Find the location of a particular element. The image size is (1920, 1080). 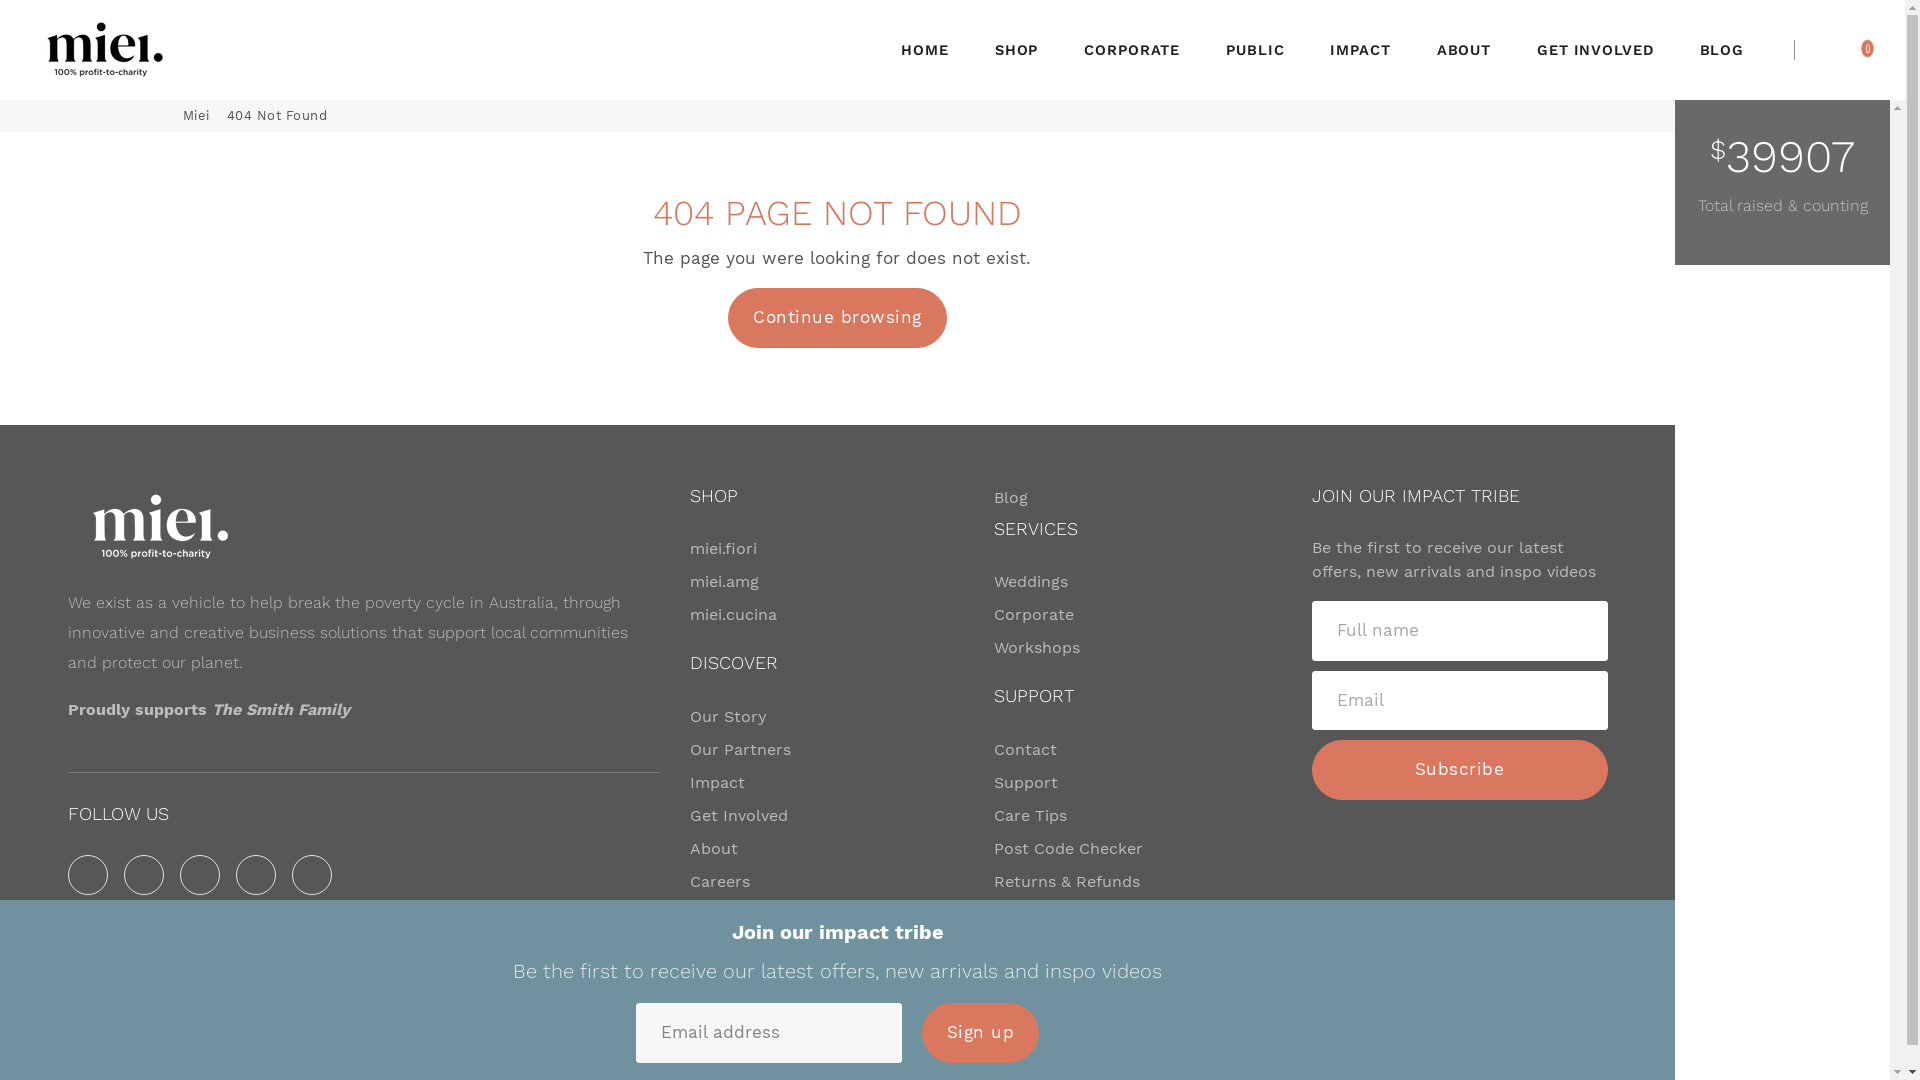

'Sign up' is located at coordinates (920, 1033).